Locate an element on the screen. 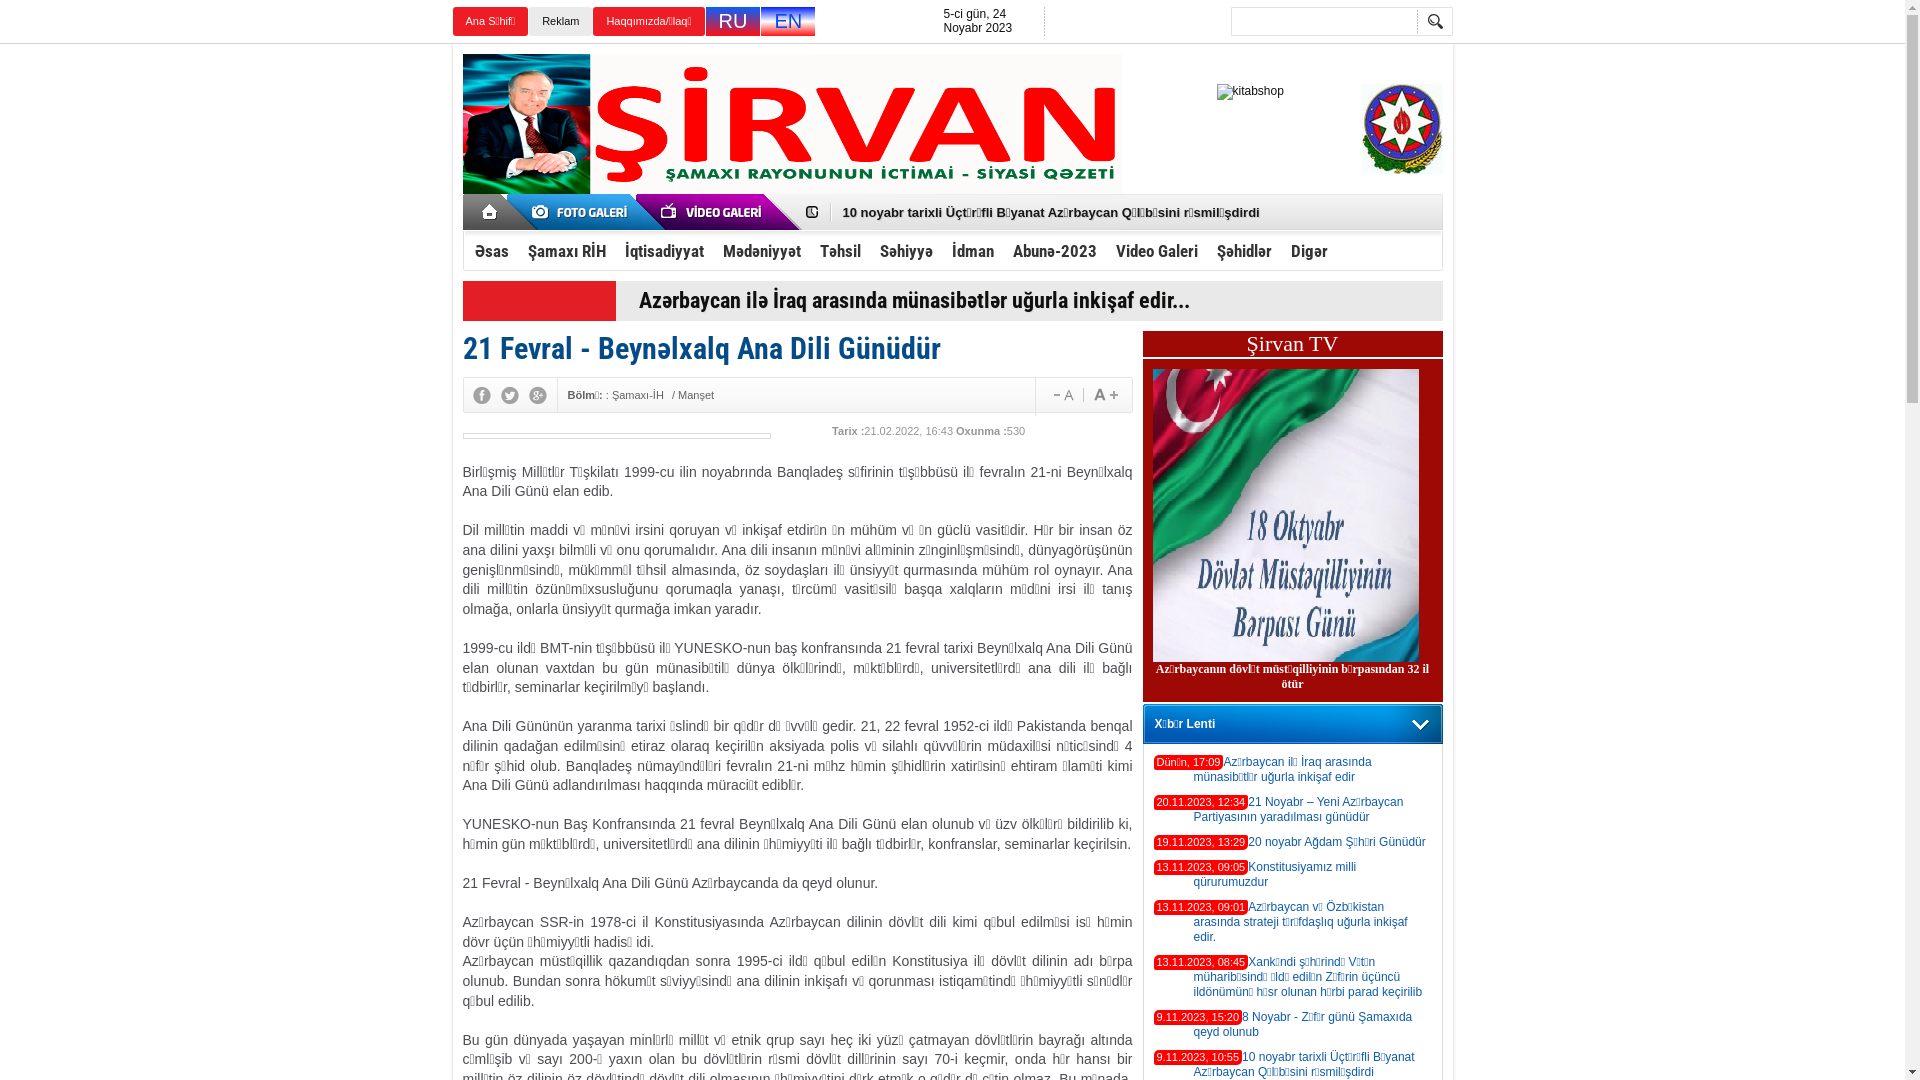 The image size is (1920, 1080). 'Google+' is located at coordinates (537, 394).